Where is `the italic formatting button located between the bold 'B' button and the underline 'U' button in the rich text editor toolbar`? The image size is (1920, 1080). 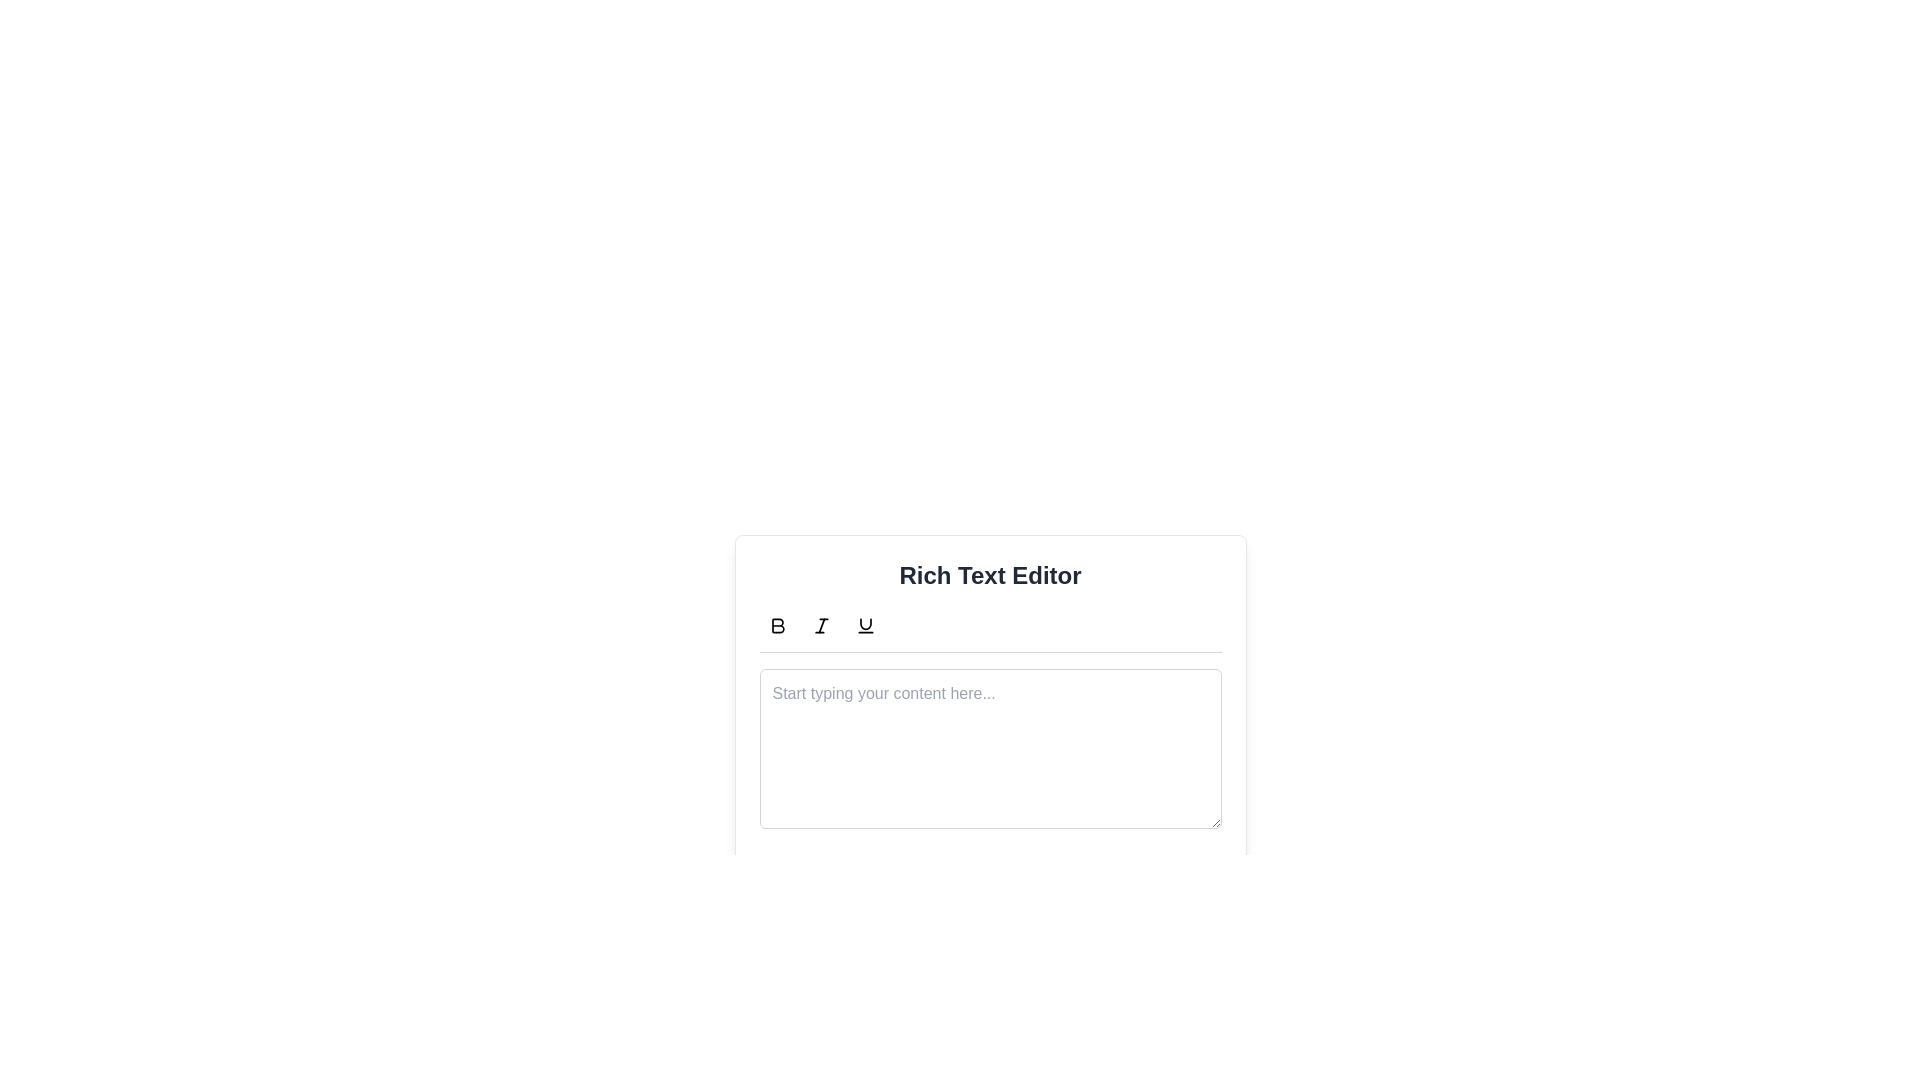
the italic formatting button located between the bold 'B' button and the underline 'U' button in the rich text editor toolbar is located at coordinates (821, 624).